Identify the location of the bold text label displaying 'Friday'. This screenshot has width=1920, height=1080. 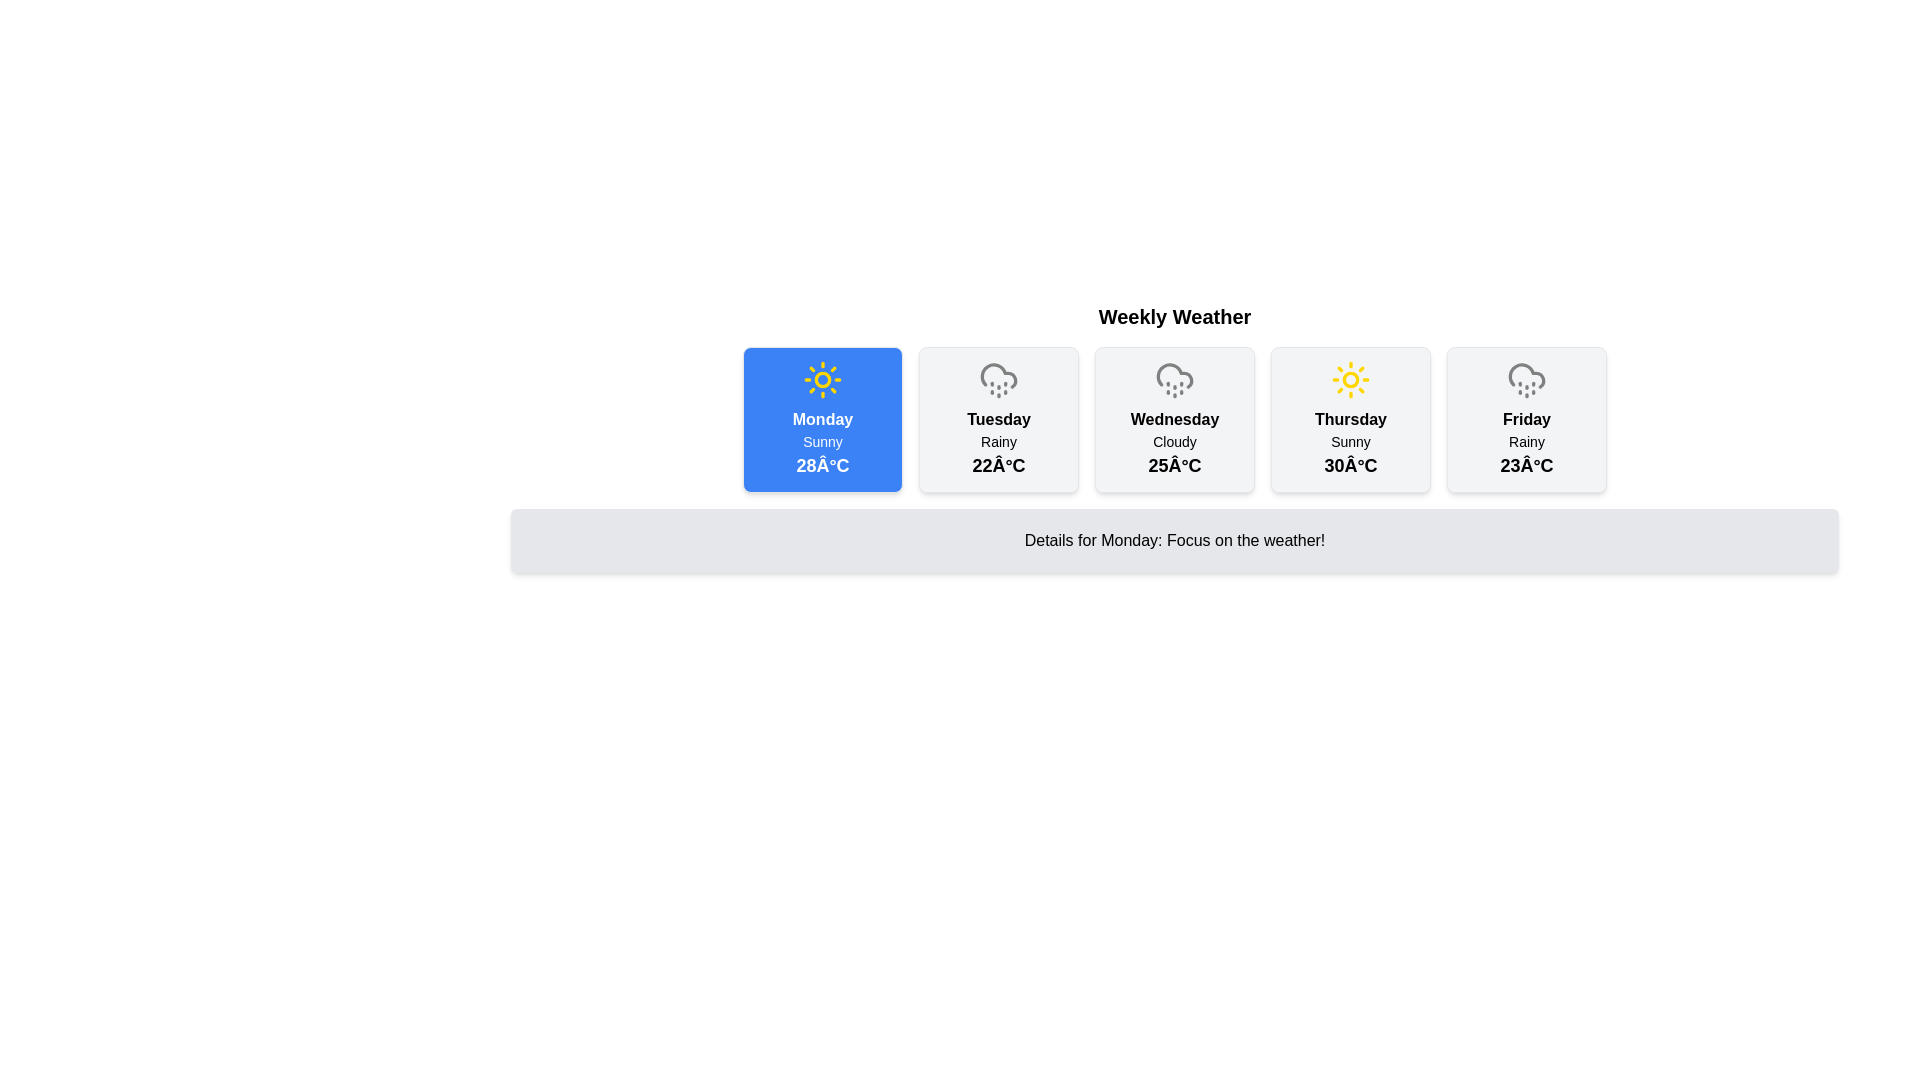
(1525, 419).